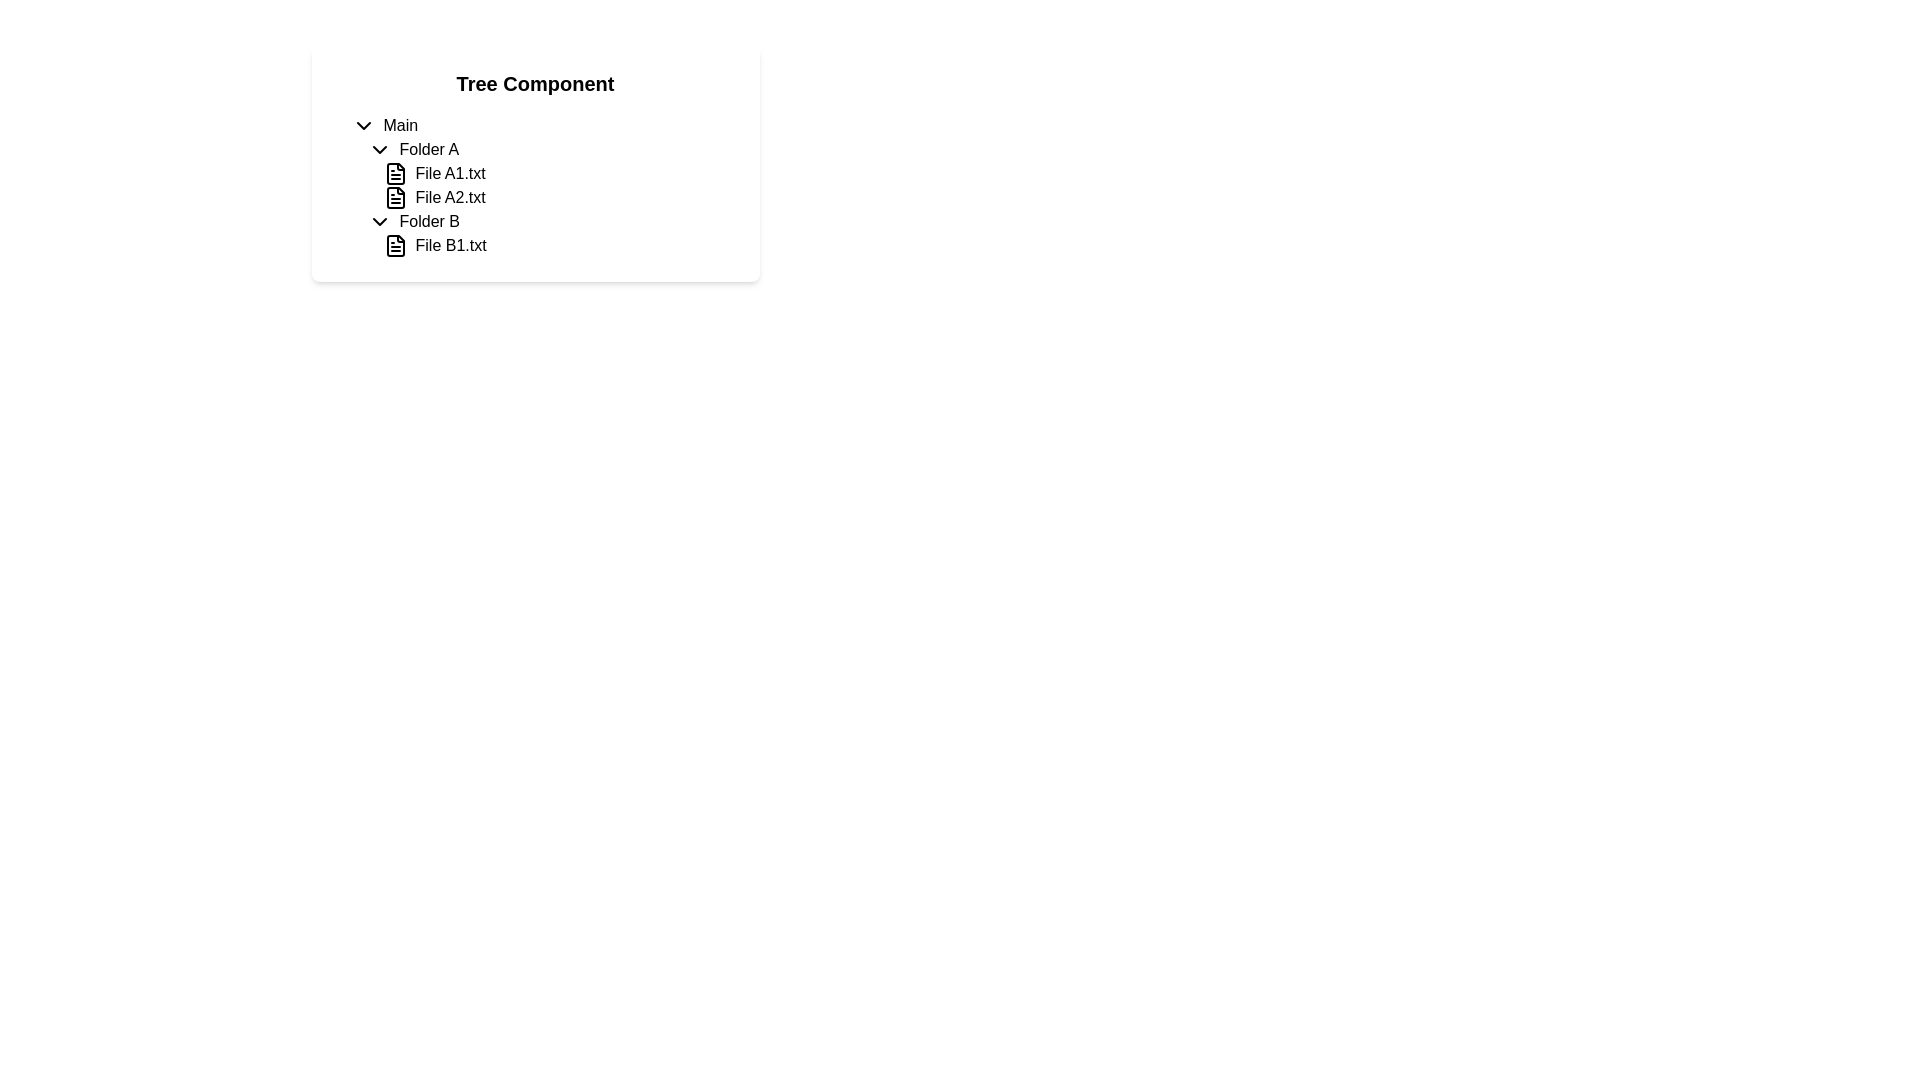 This screenshot has width=1920, height=1080. What do you see at coordinates (428, 222) in the screenshot?
I see `the text label for 'Folder B' in the Tree Component` at bounding box center [428, 222].